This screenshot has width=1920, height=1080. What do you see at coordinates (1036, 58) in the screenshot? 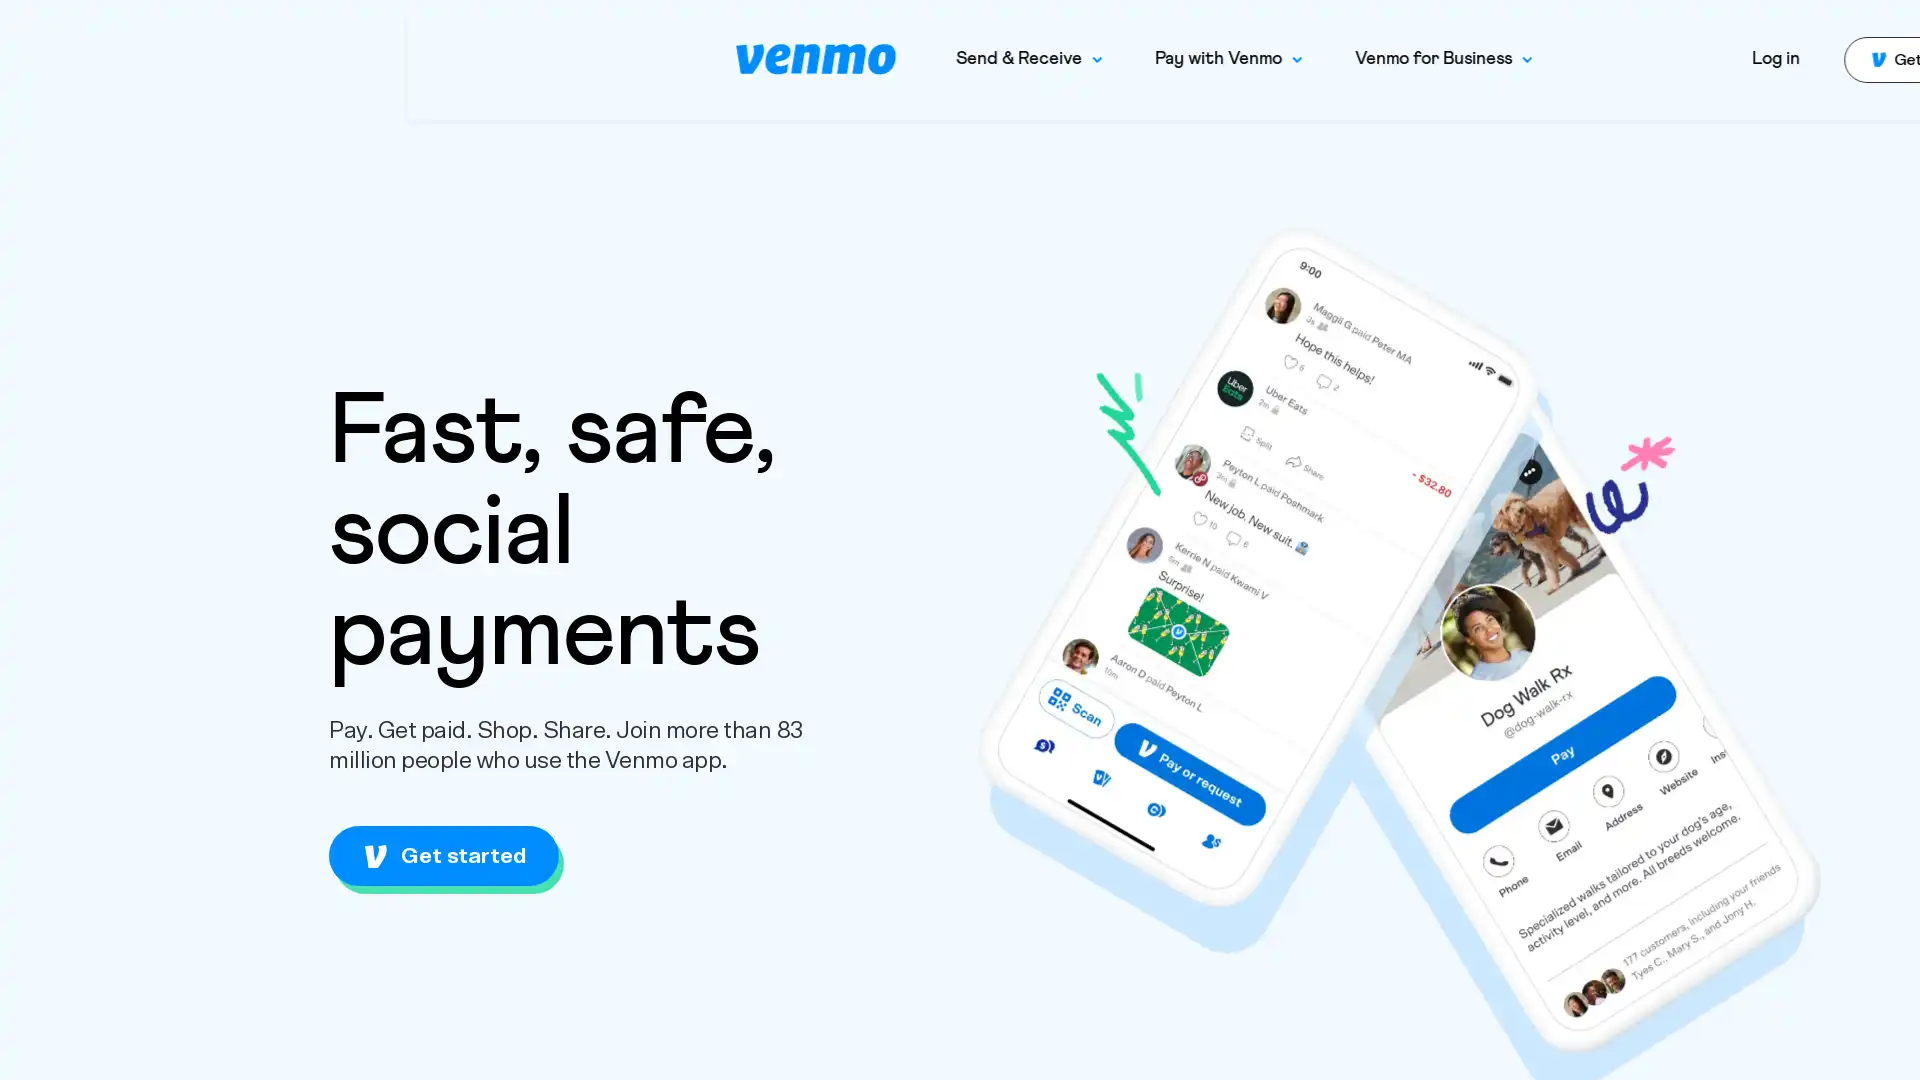
I see `Venmo for Business` at bounding box center [1036, 58].